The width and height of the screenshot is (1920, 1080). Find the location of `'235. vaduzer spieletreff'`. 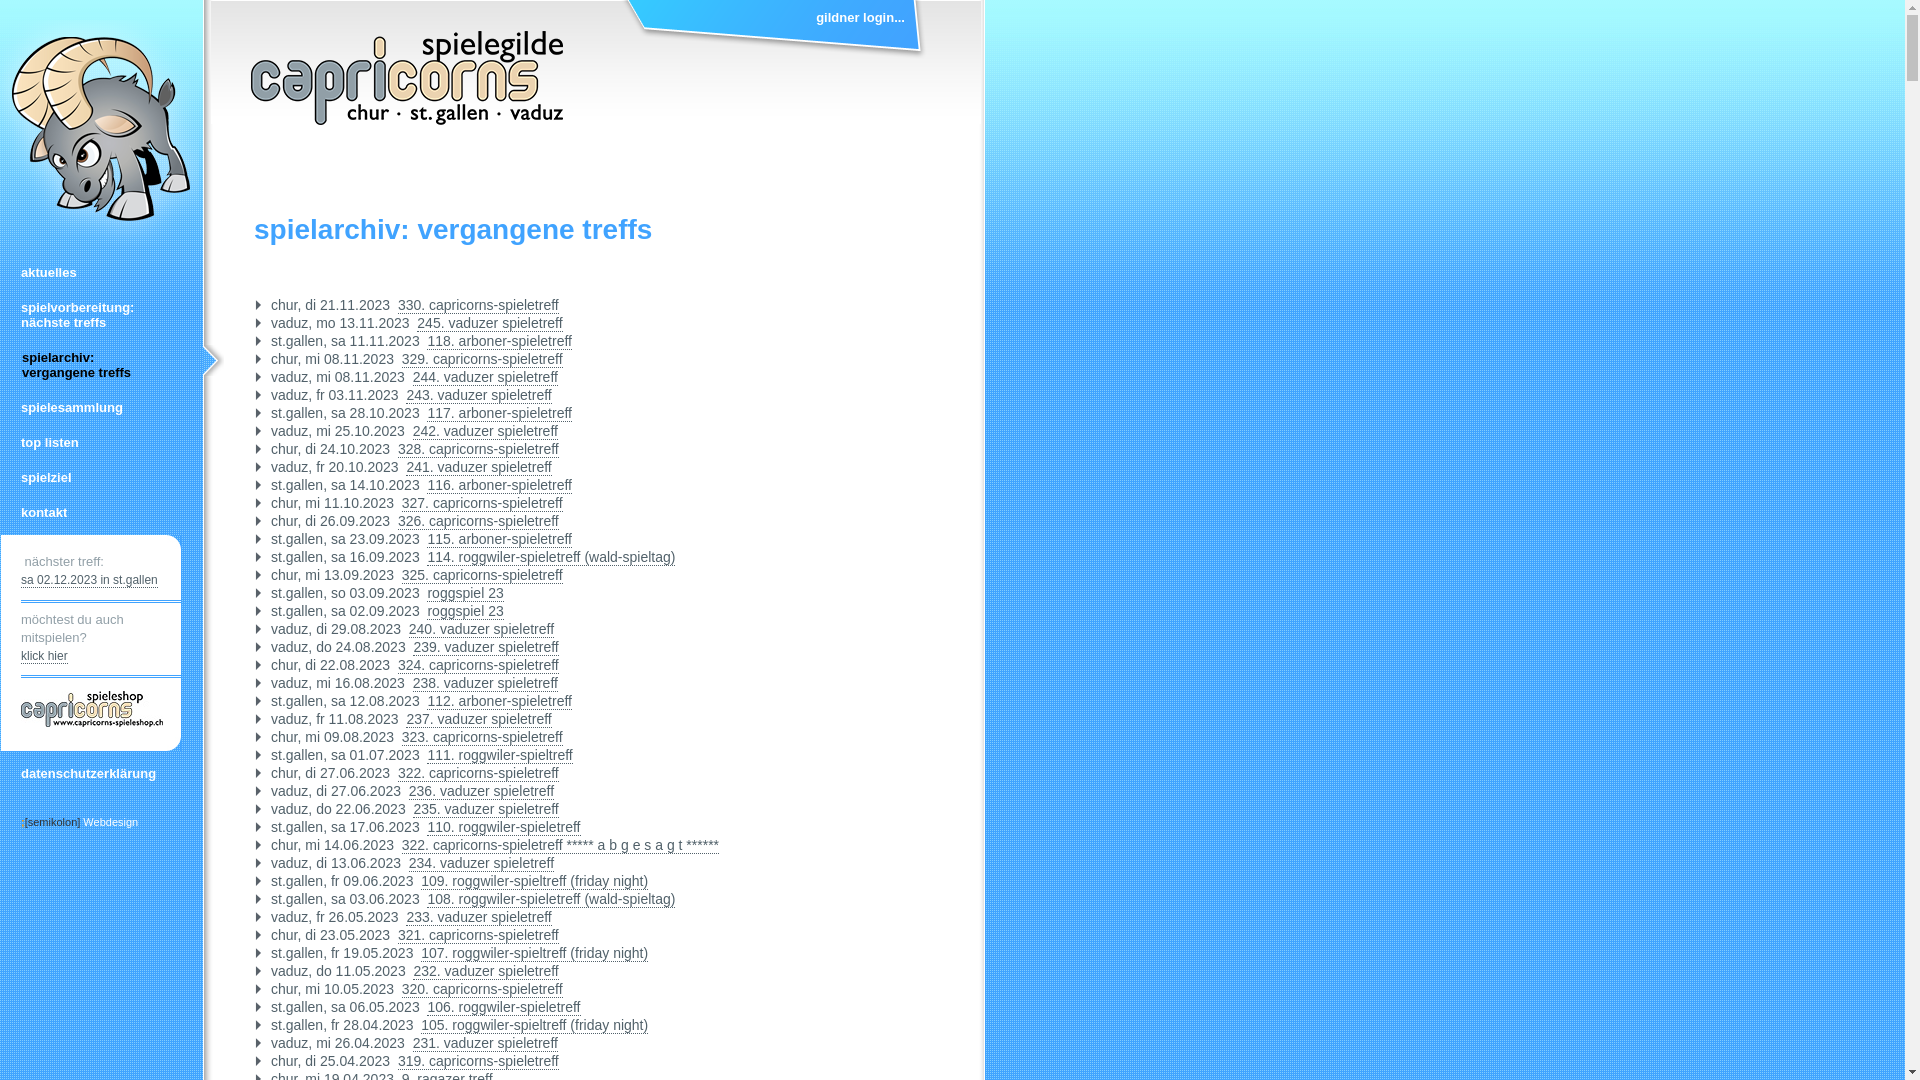

'235. vaduzer spieletreff' is located at coordinates (411, 808).